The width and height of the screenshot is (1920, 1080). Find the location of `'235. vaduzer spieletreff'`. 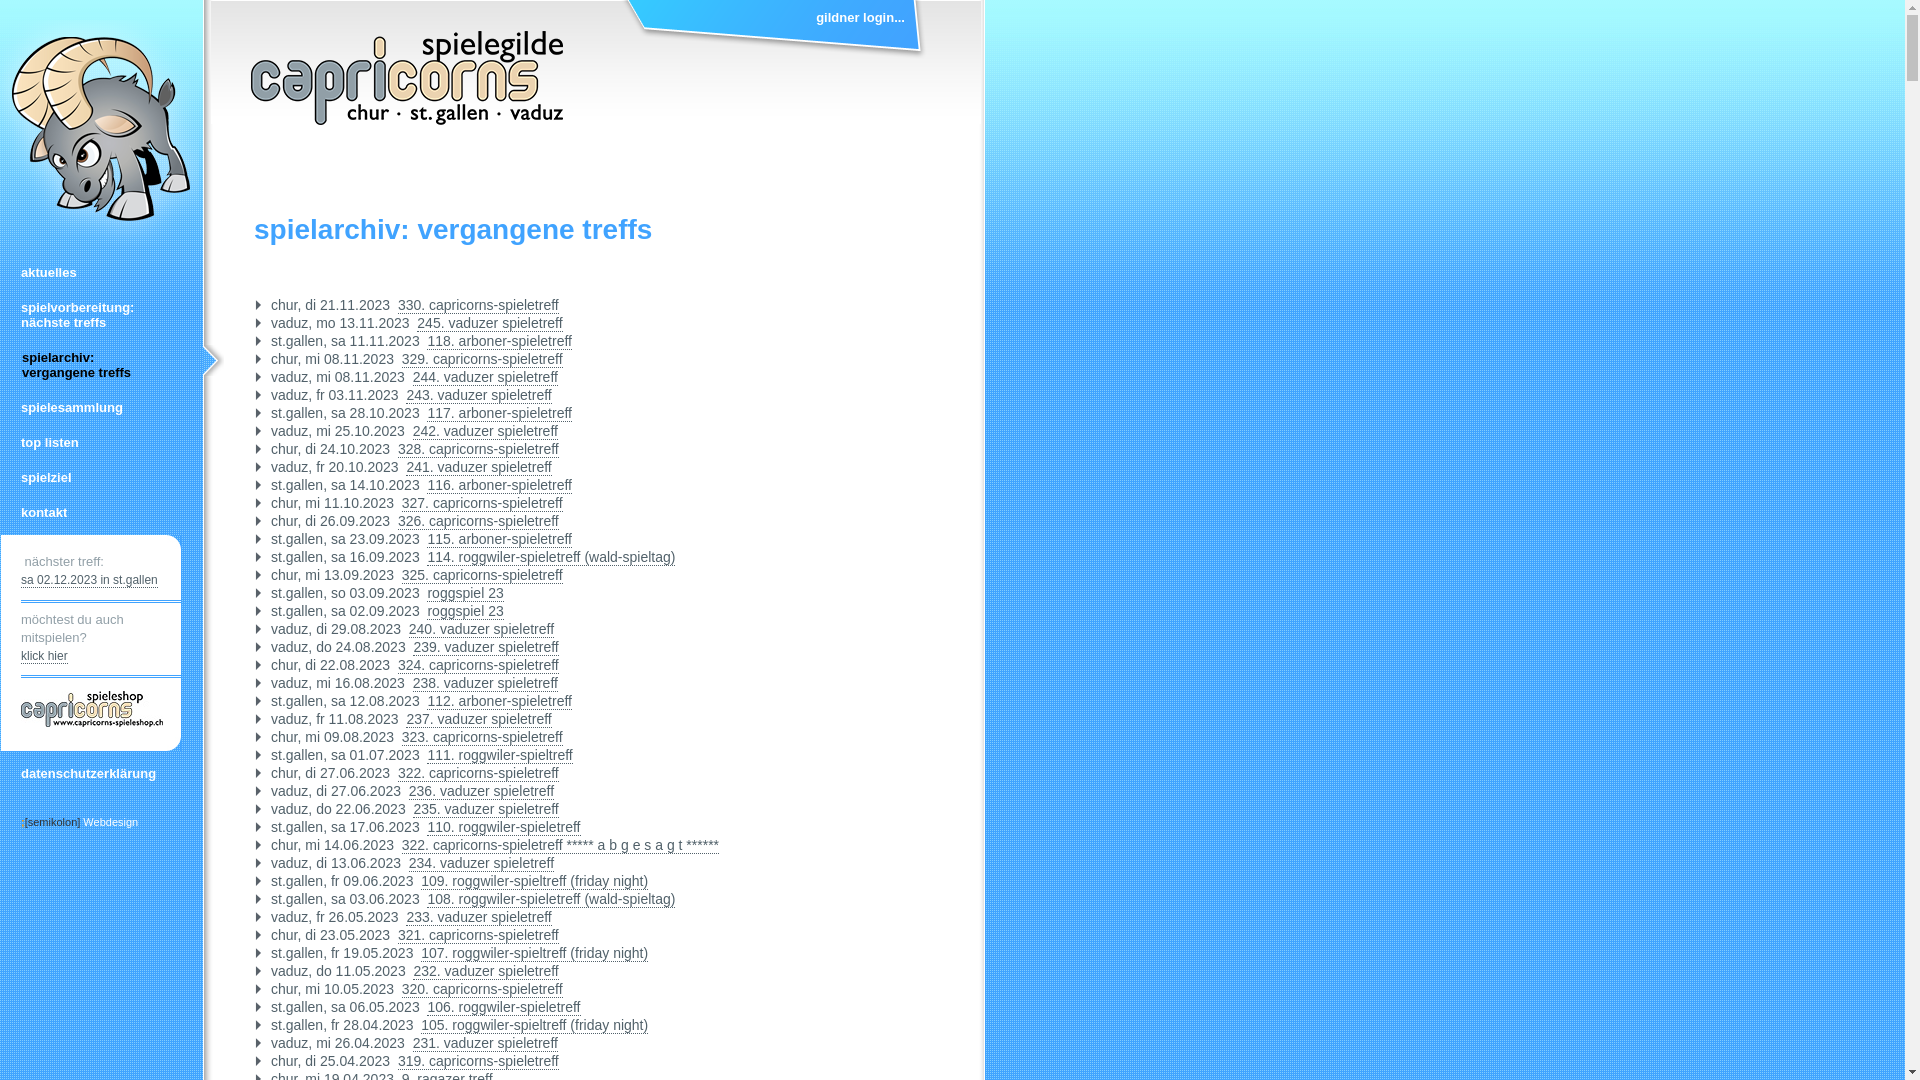

'235. vaduzer spieletreff' is located at coordinates (411, 808).